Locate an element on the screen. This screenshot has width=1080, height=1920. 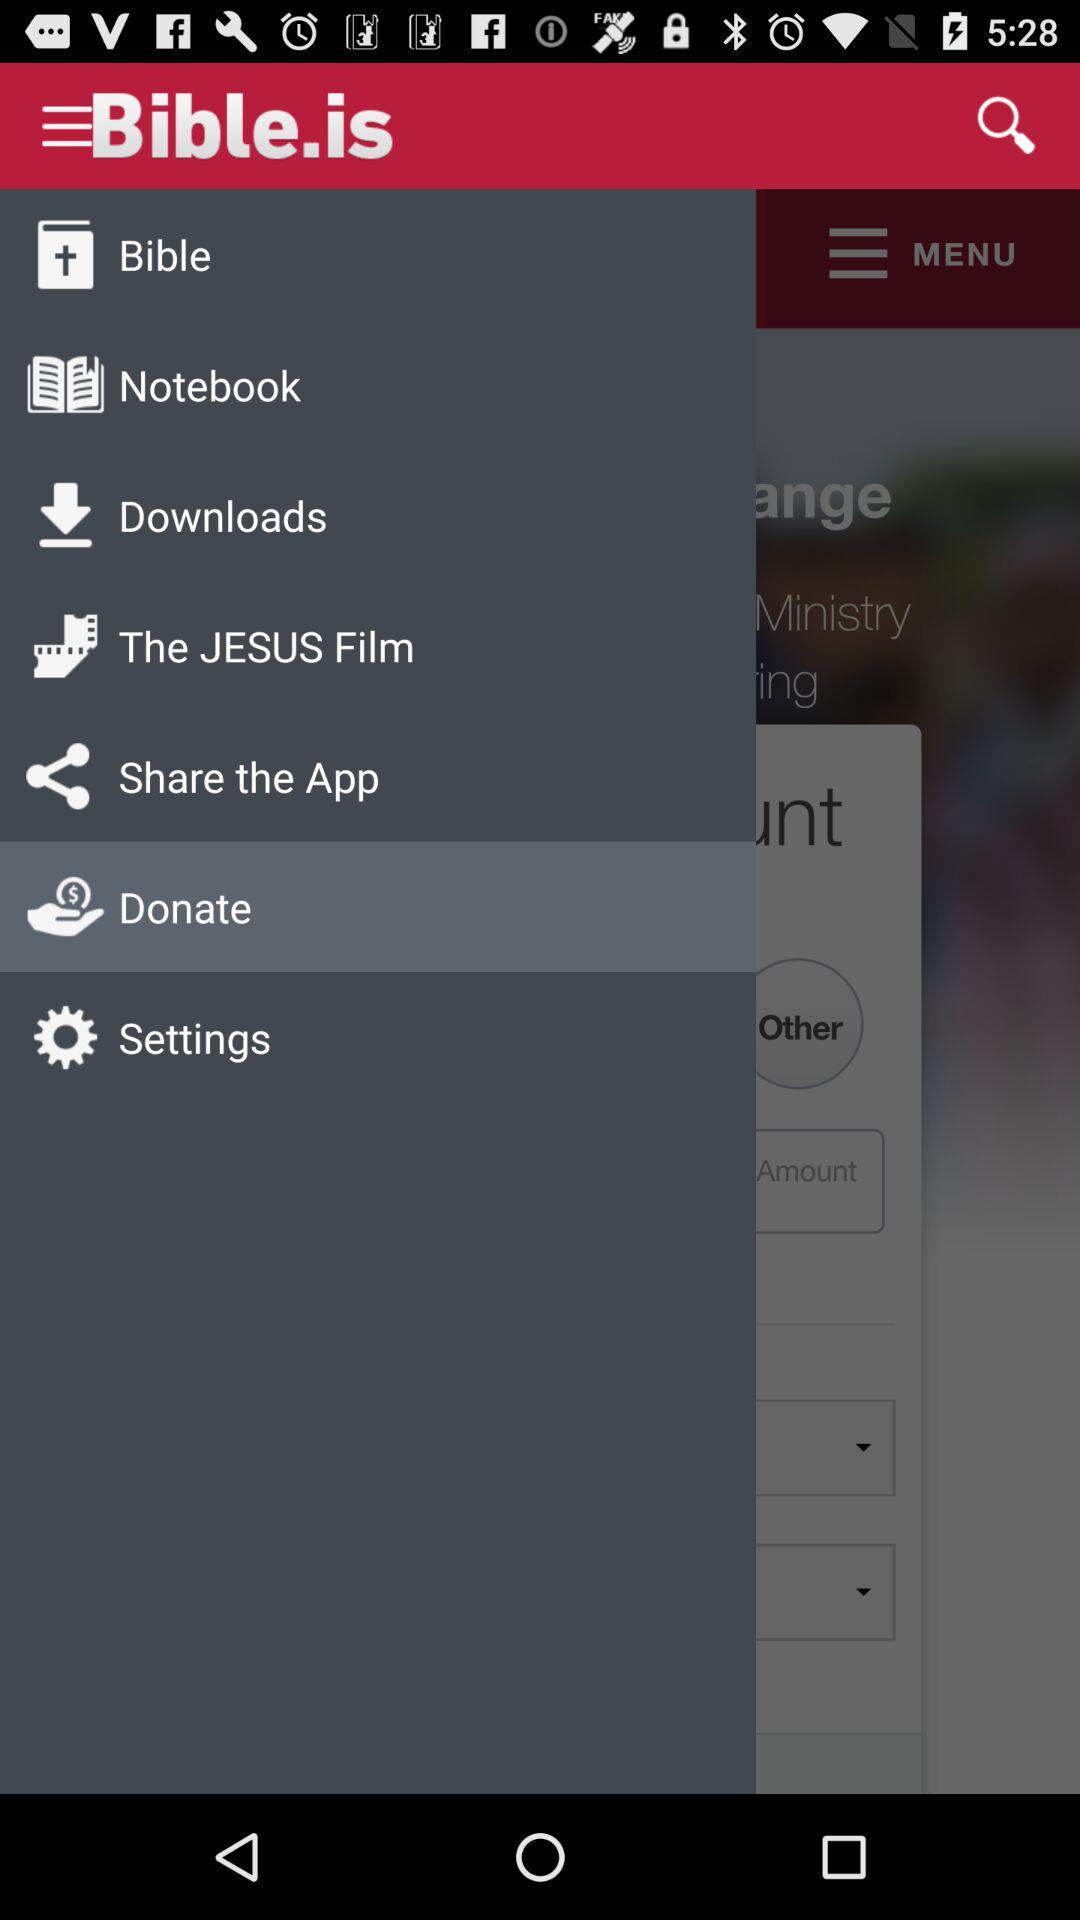
icon above donate icon is located at coordinates (248, 775).